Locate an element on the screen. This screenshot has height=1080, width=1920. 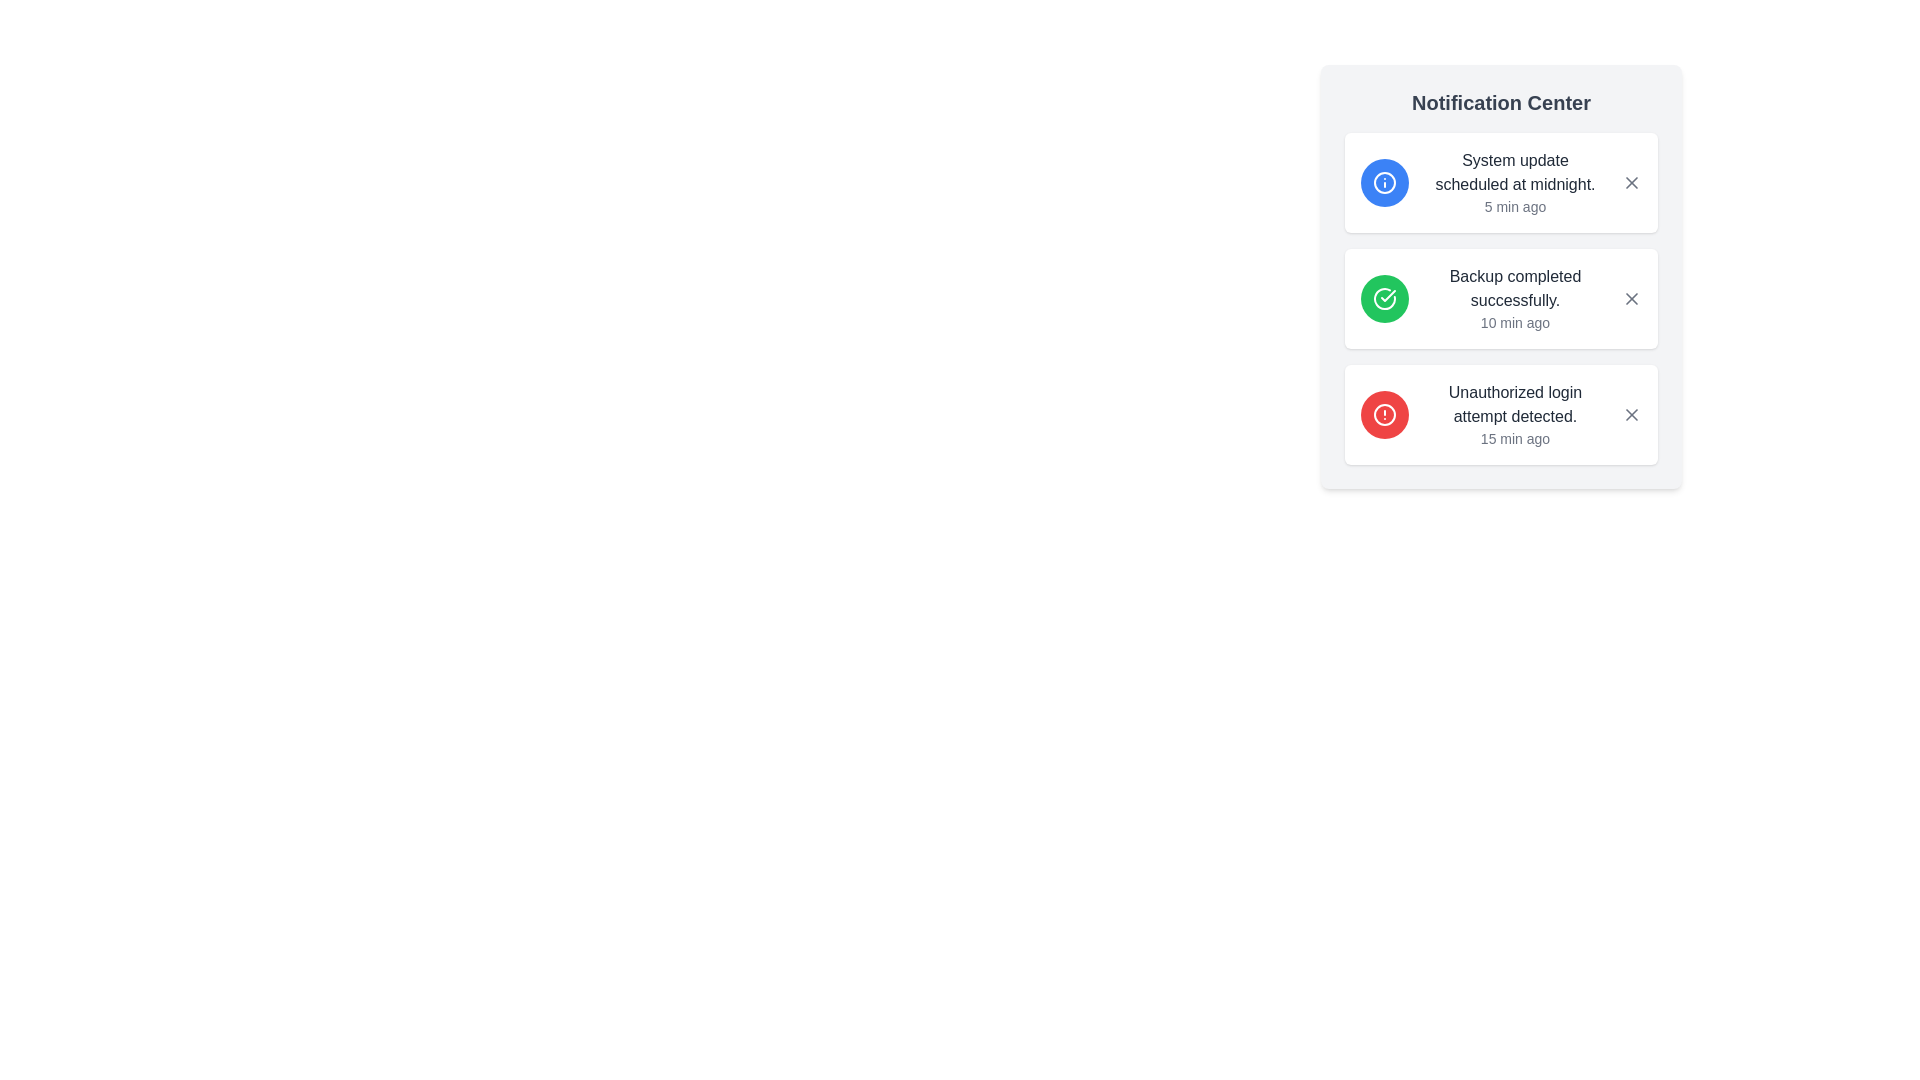
notification message displayed in the middle notification card of the Notification Center, which indicates that a recent backup operation was successfully completed, along with the timestamp '10 min ago' is located at coordinates (1515, 299).